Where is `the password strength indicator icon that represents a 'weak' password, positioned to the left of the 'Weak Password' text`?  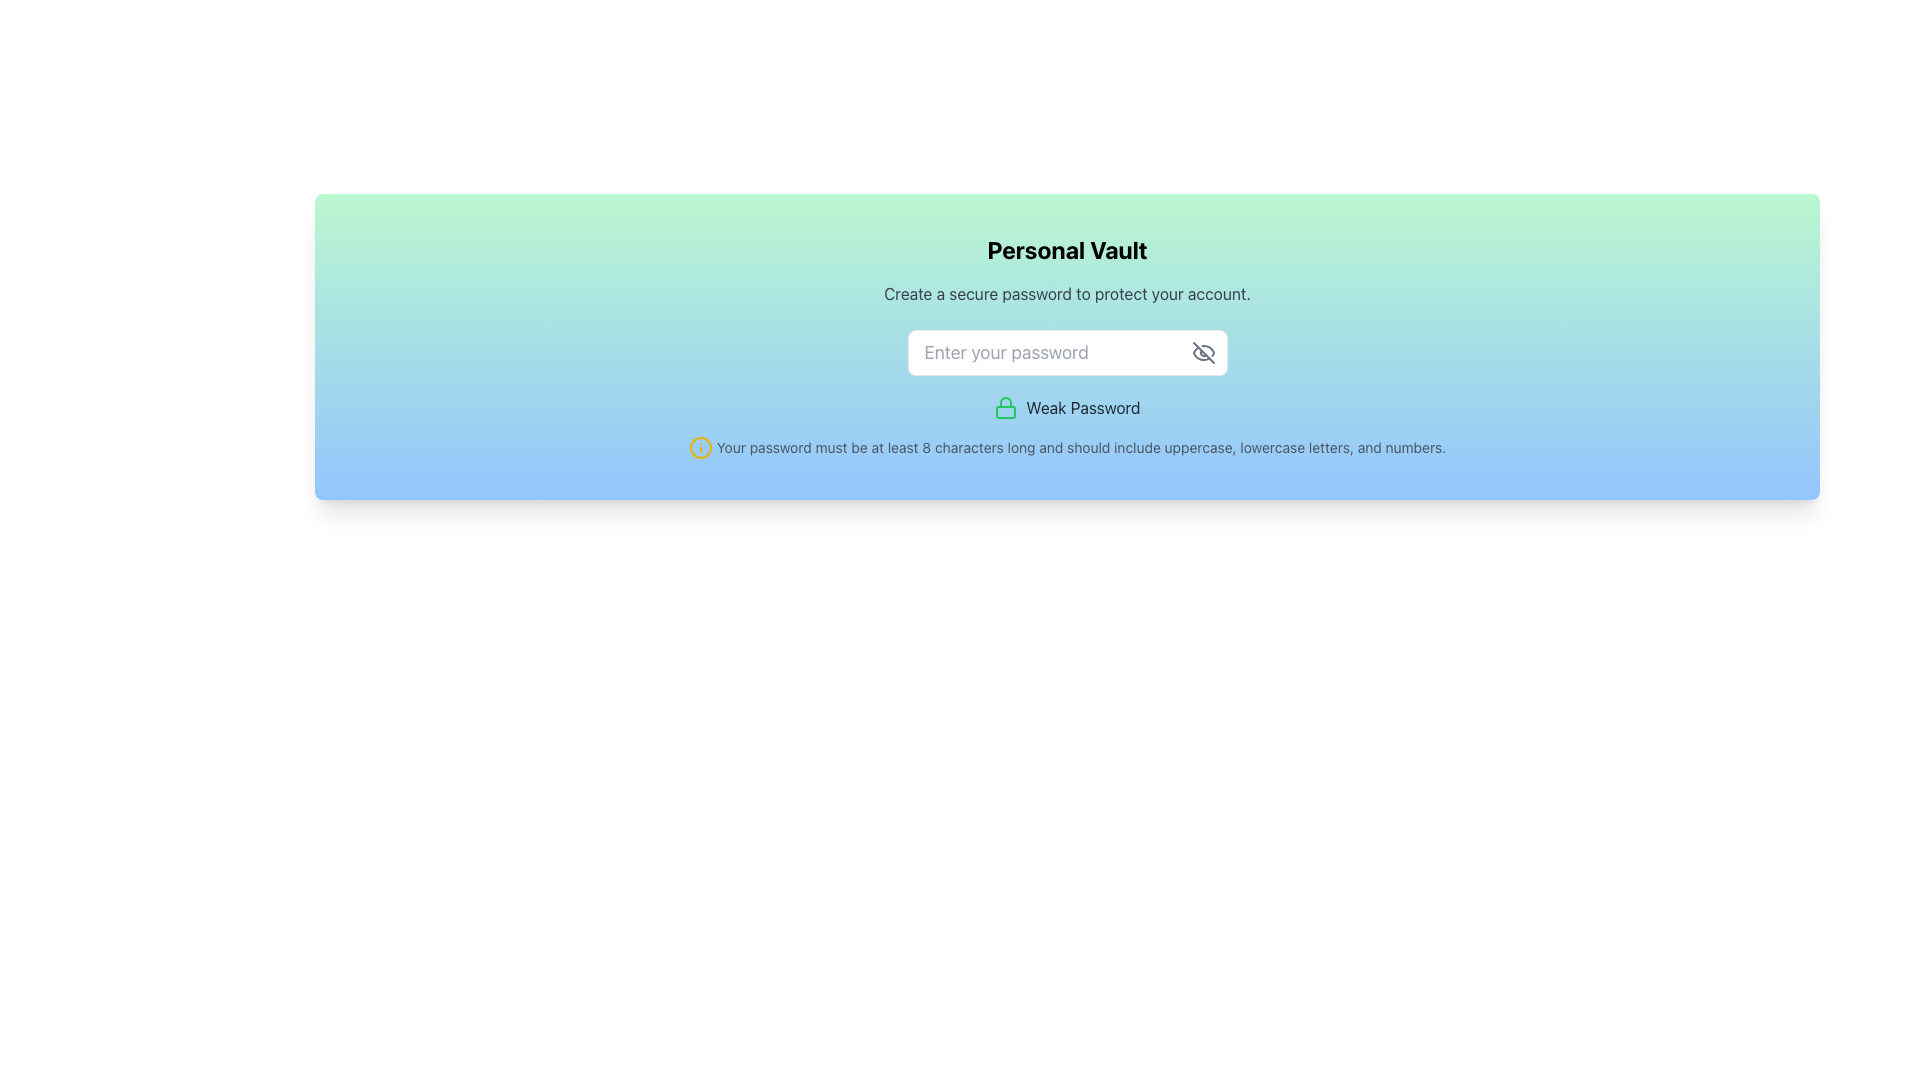 the password strength indicator icon that represents a 'weak' password, positioned to the left of the 'Weak Password' text is located at coordinates (1006, 407).